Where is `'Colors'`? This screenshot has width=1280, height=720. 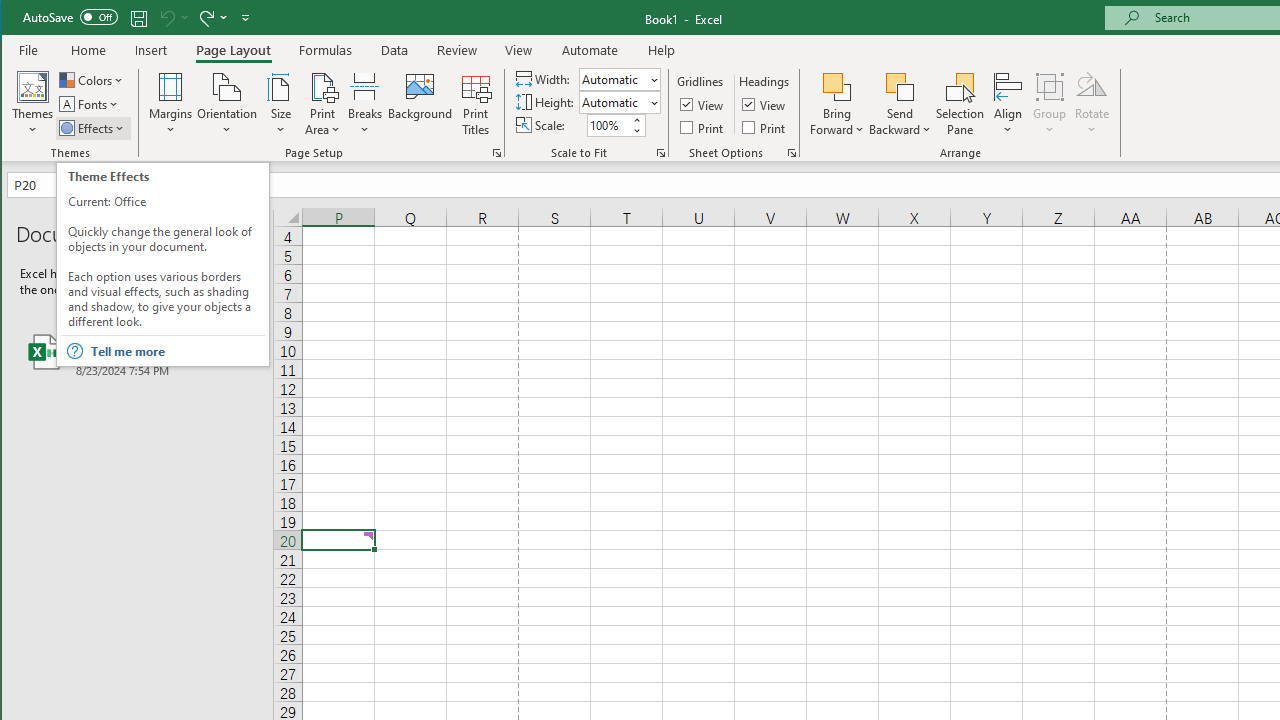 'Colors' is located at coordinates (92, 79).